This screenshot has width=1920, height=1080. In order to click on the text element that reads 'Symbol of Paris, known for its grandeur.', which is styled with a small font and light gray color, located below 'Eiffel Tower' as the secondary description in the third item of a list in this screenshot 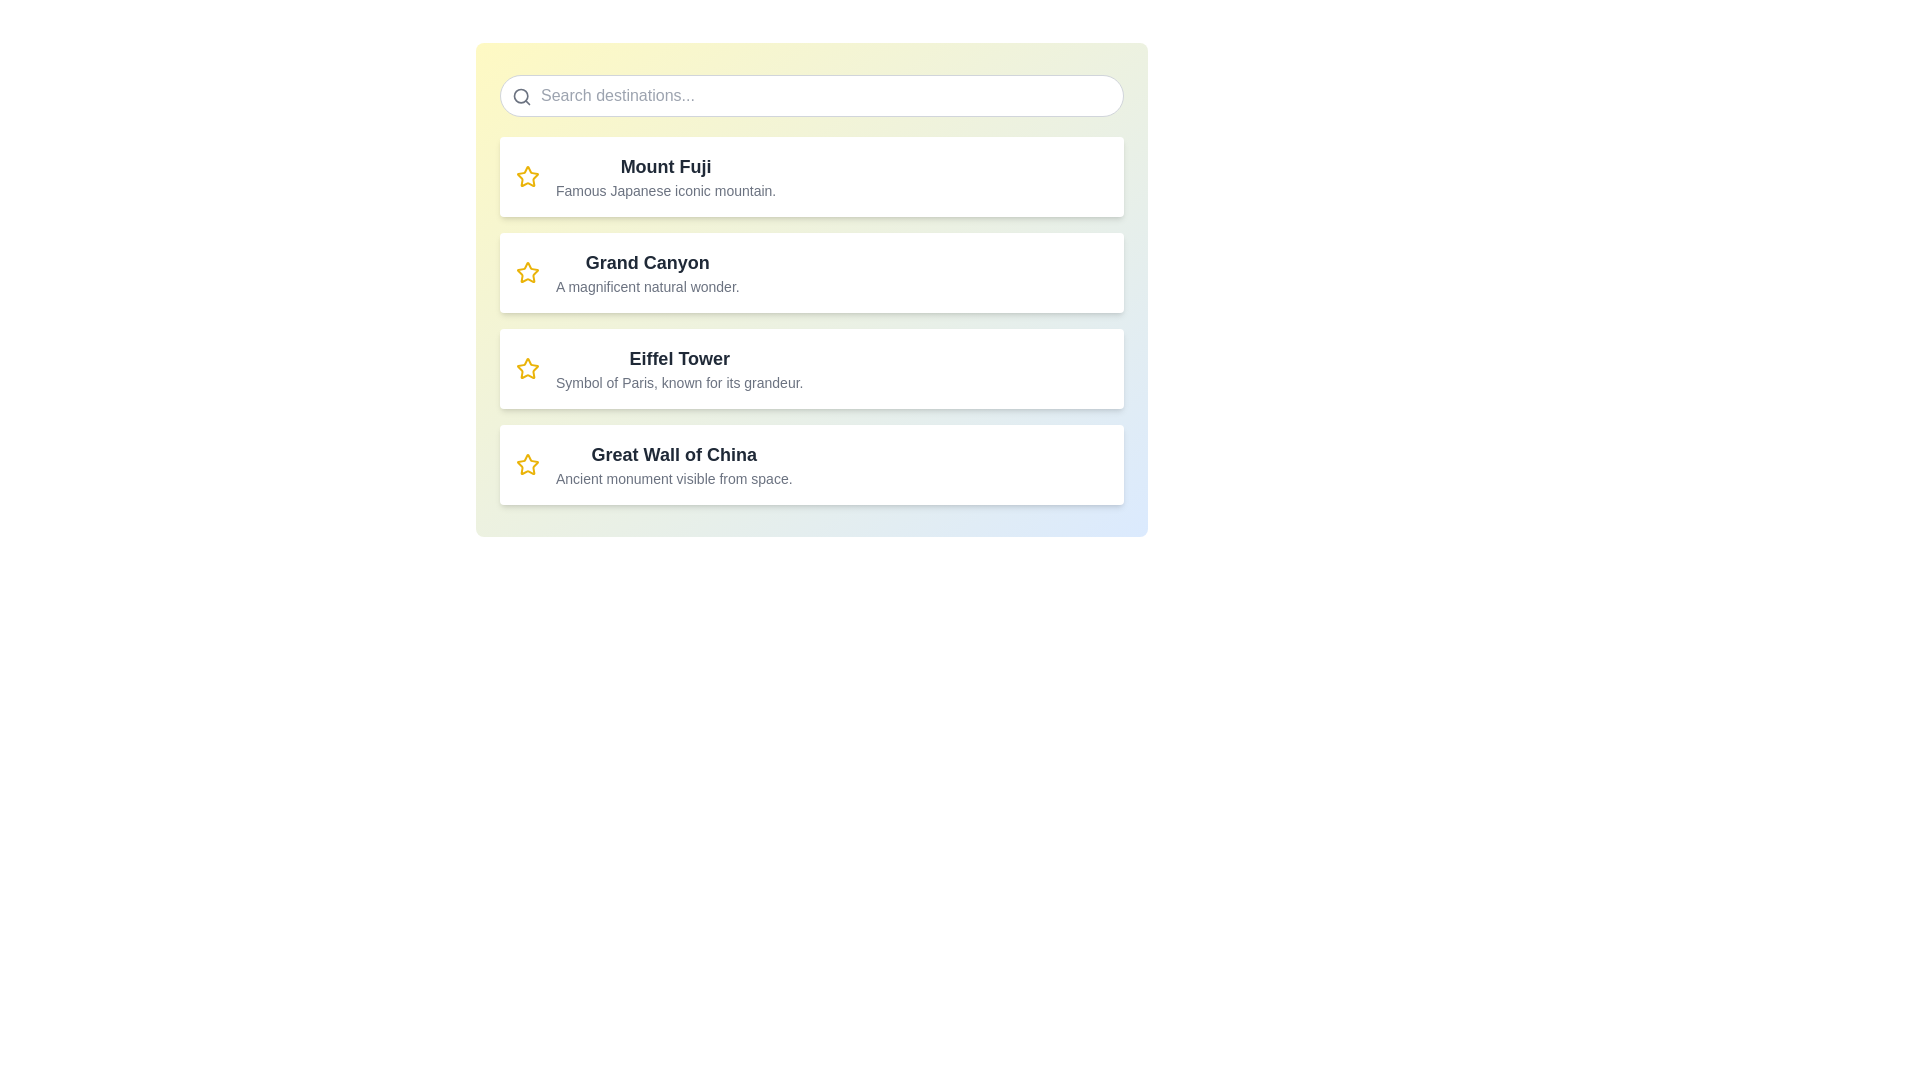, I will do `click(679, 382)`.